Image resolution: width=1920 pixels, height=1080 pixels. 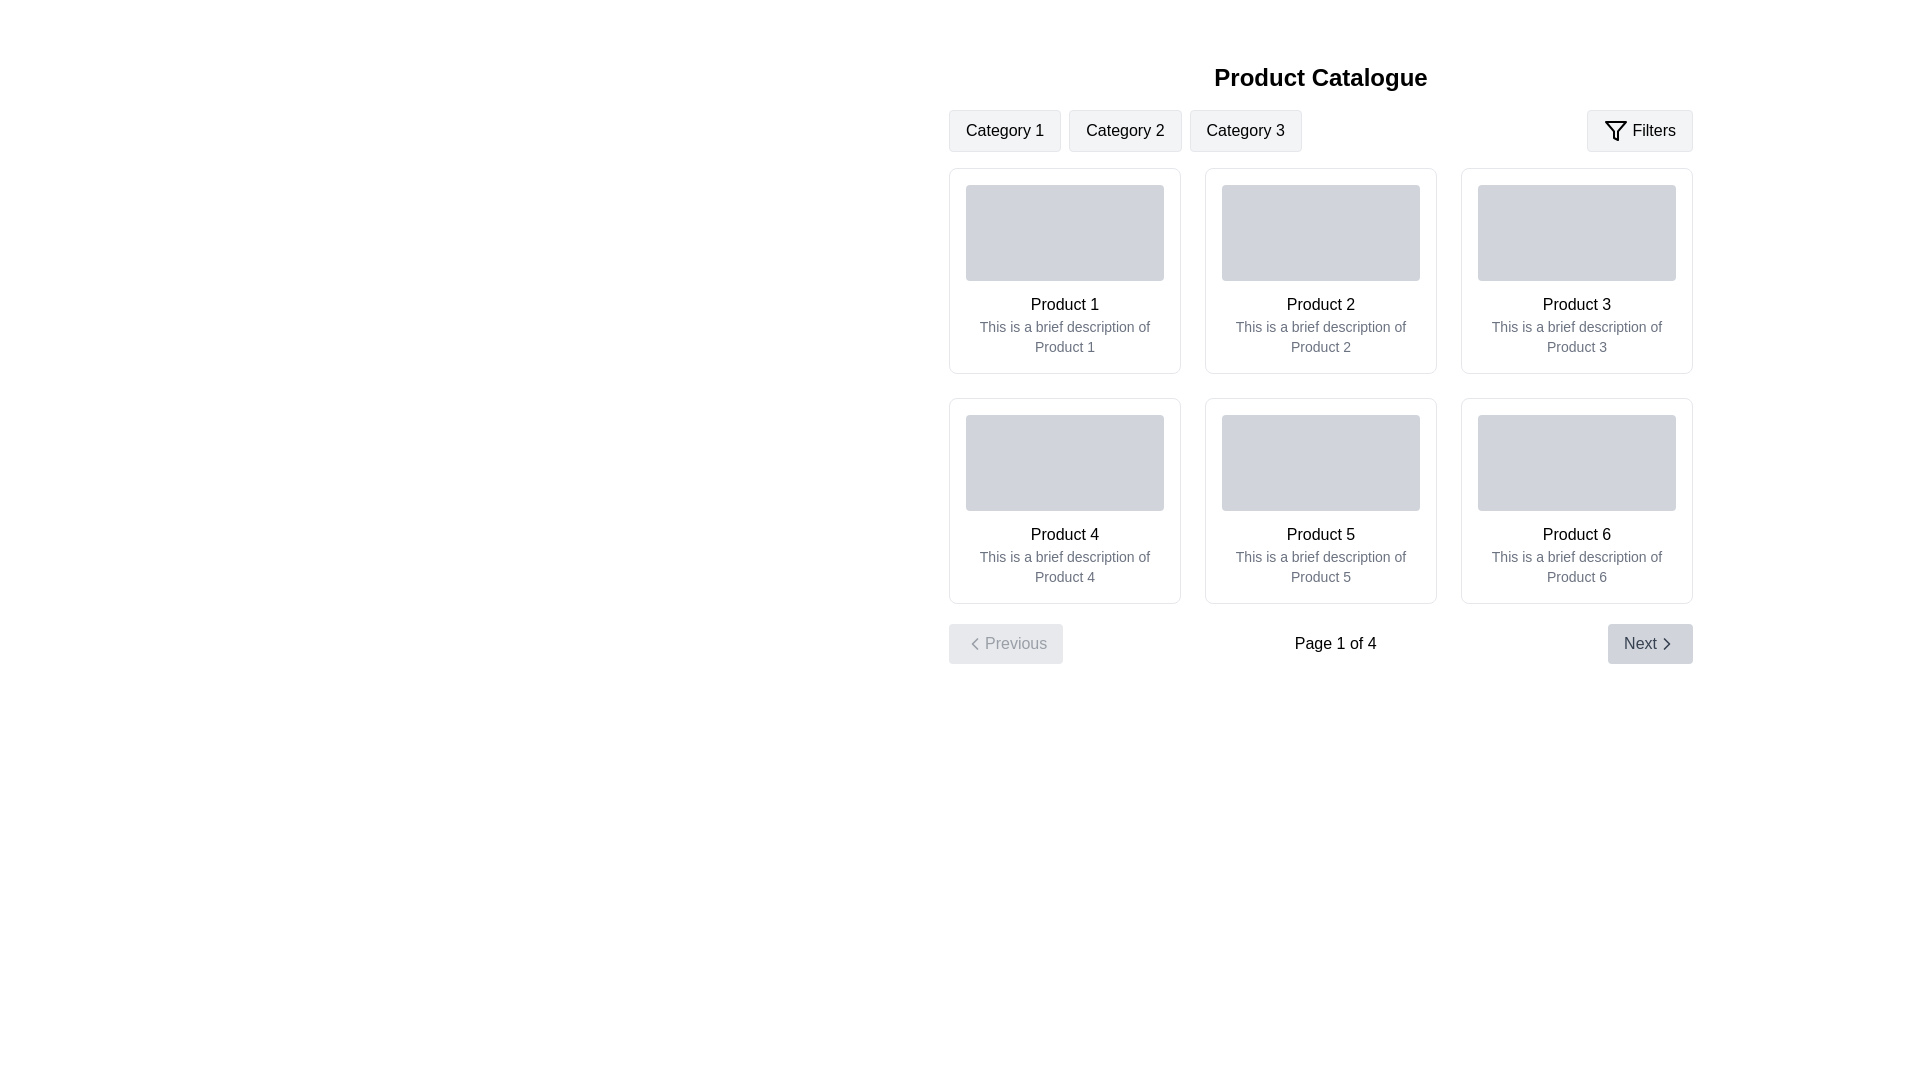 I want to click on properties of the placeholder image rectangle located within the 'Product 5' card in the second row, second column of the product grid, so click(x=1320, y=462).